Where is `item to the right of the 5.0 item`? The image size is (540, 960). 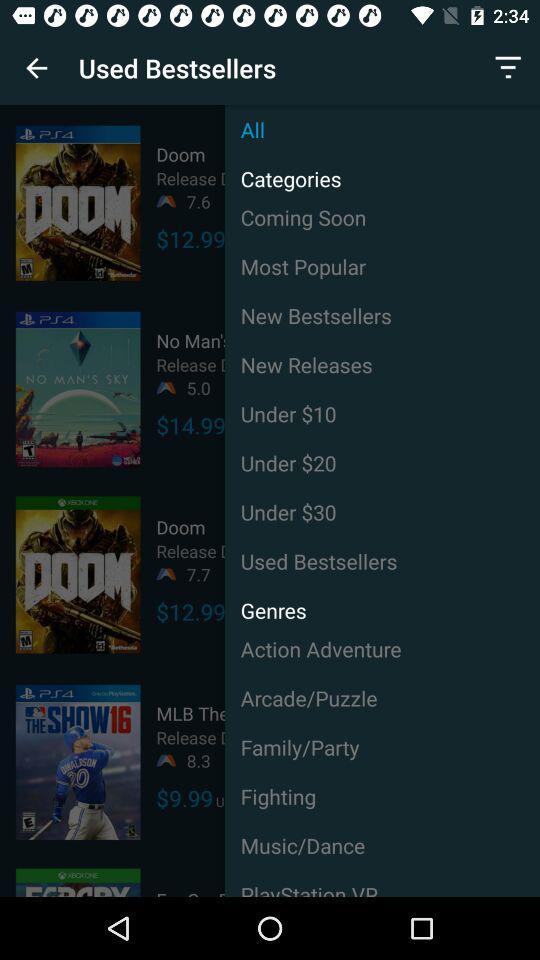 item to the right of the 5.0 item is located at coordinates (382, 363).